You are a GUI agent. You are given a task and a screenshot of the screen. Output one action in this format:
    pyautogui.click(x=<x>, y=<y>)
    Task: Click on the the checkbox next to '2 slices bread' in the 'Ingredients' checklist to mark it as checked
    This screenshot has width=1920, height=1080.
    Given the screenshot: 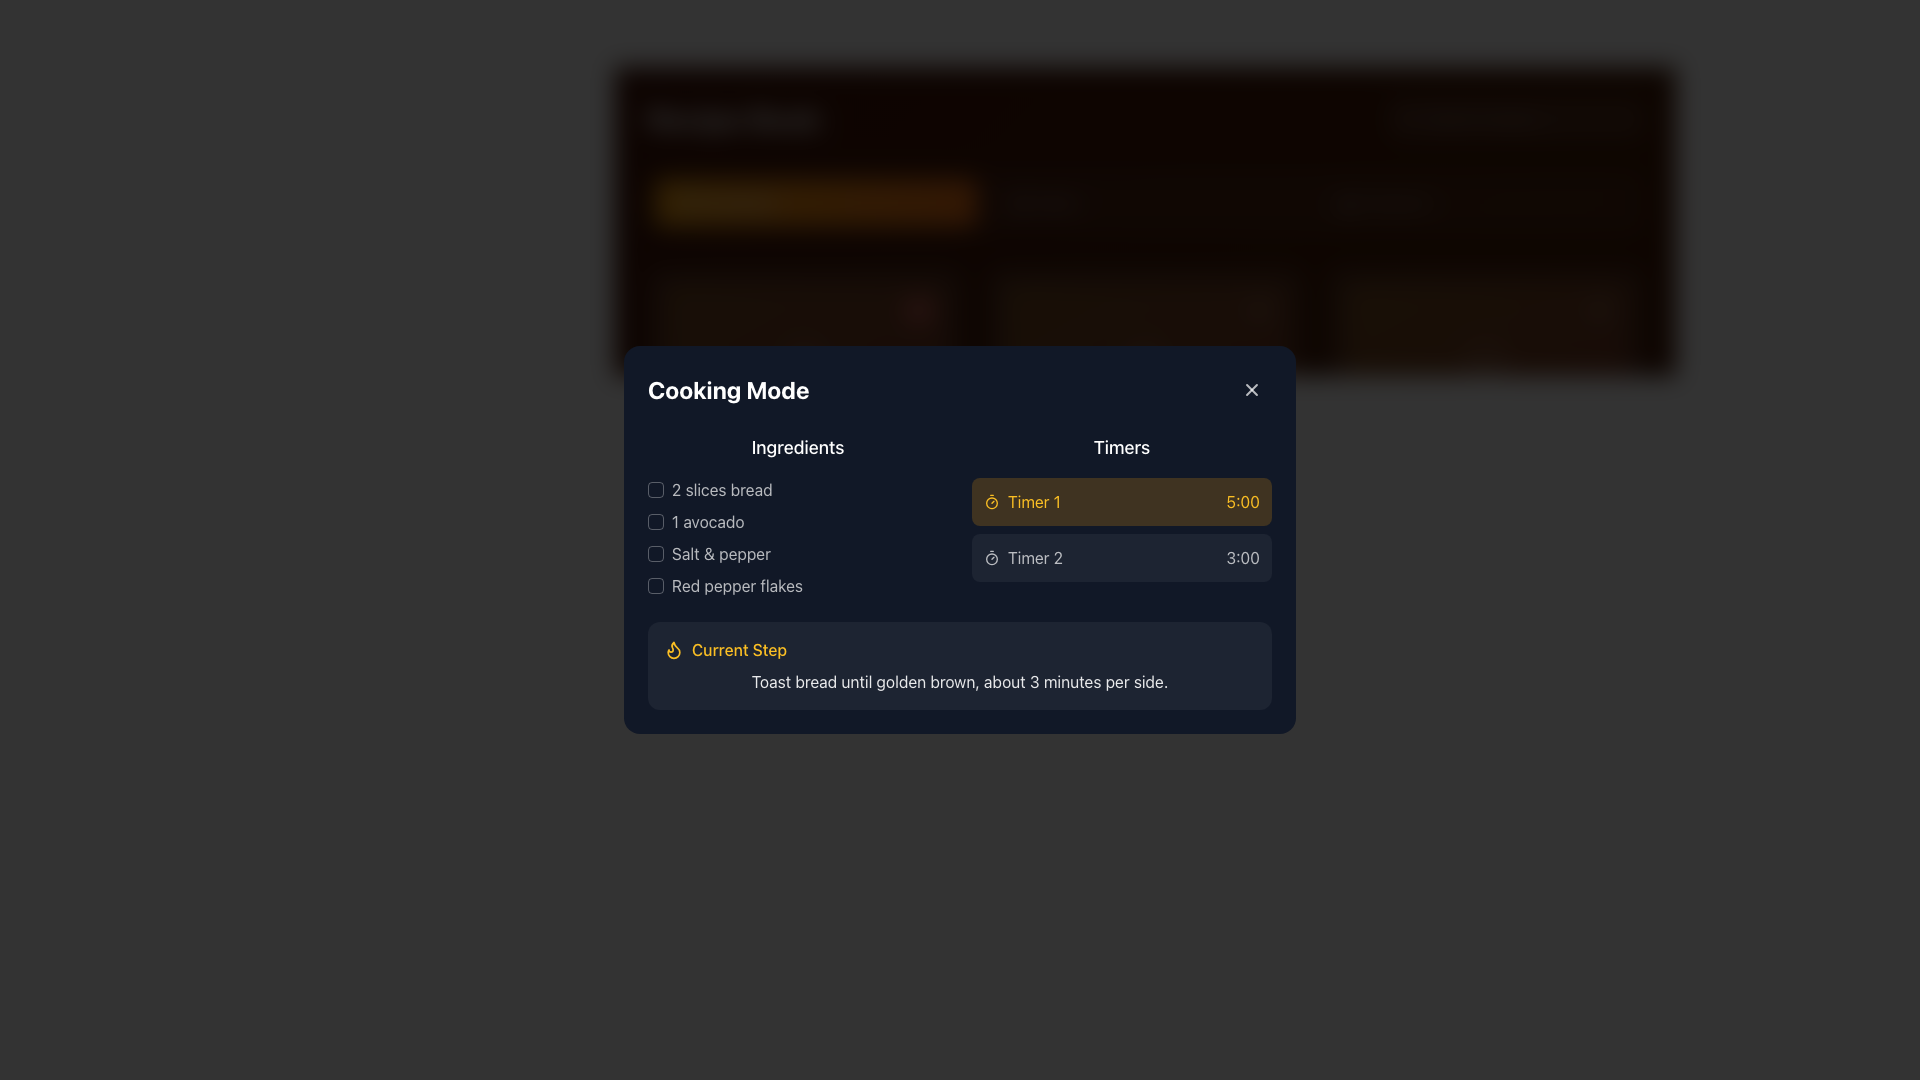 What is the action you would take?
    pyautogui.click(x=796, y=515)
    